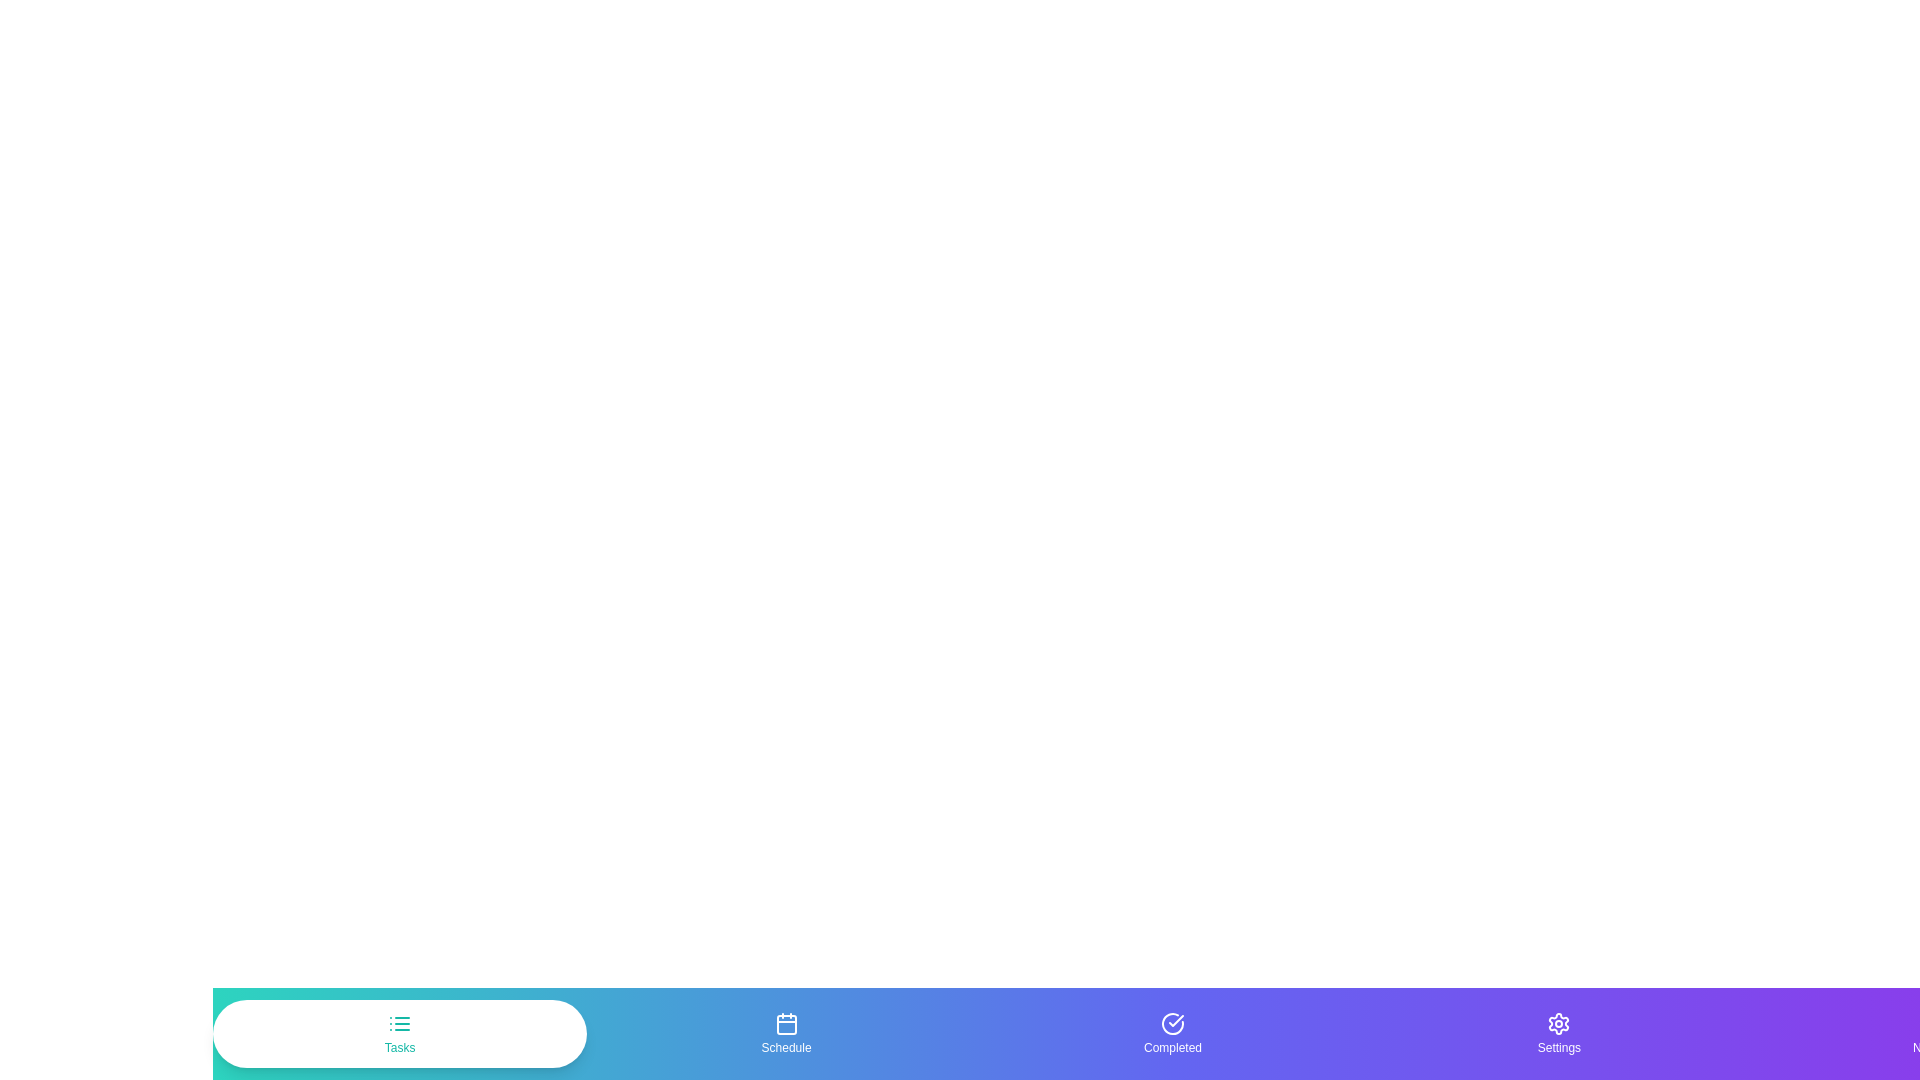 The width and height of the screenshot is (1920, 1080). What do you see at coordinates (399, 1033) in the screenshot?
I see `the Tasks tab by clicking on its button` at bounding box center [399, 1033].